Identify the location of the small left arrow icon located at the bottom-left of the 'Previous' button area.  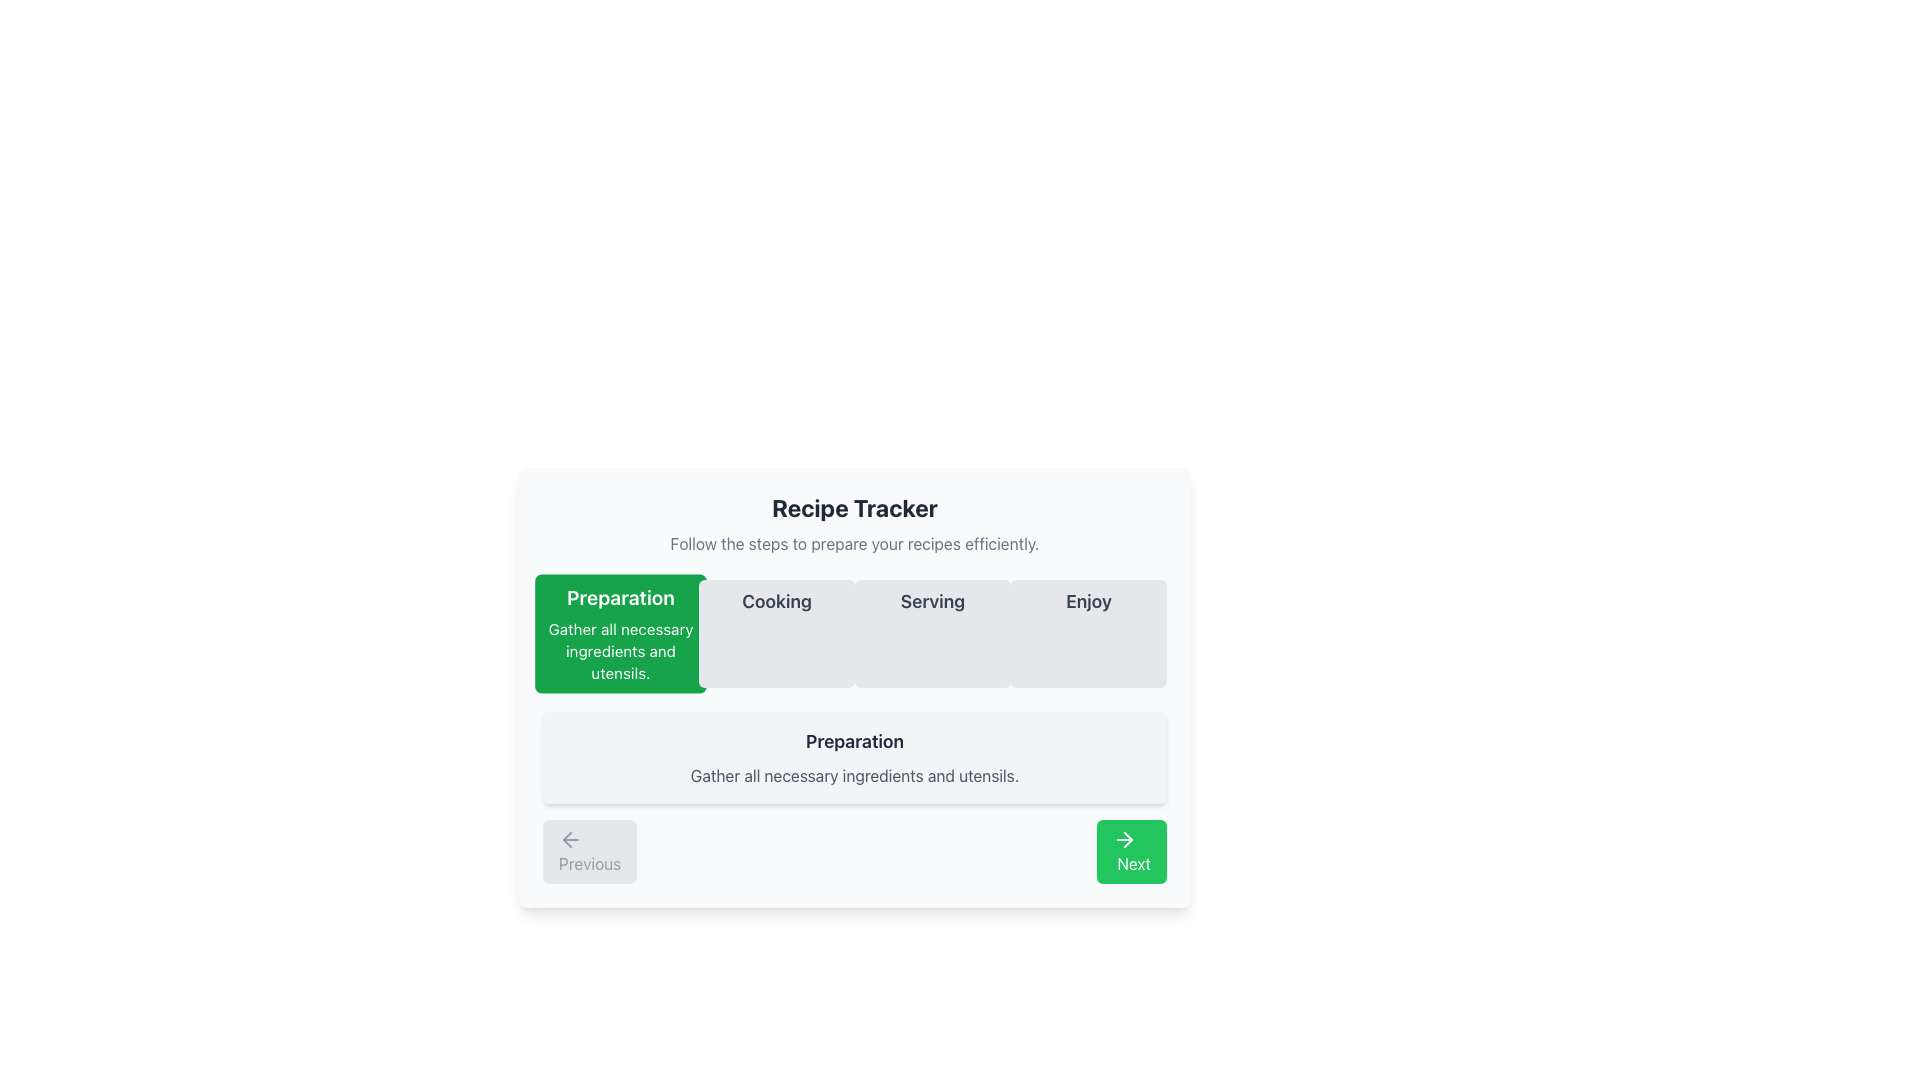
(566, 840).